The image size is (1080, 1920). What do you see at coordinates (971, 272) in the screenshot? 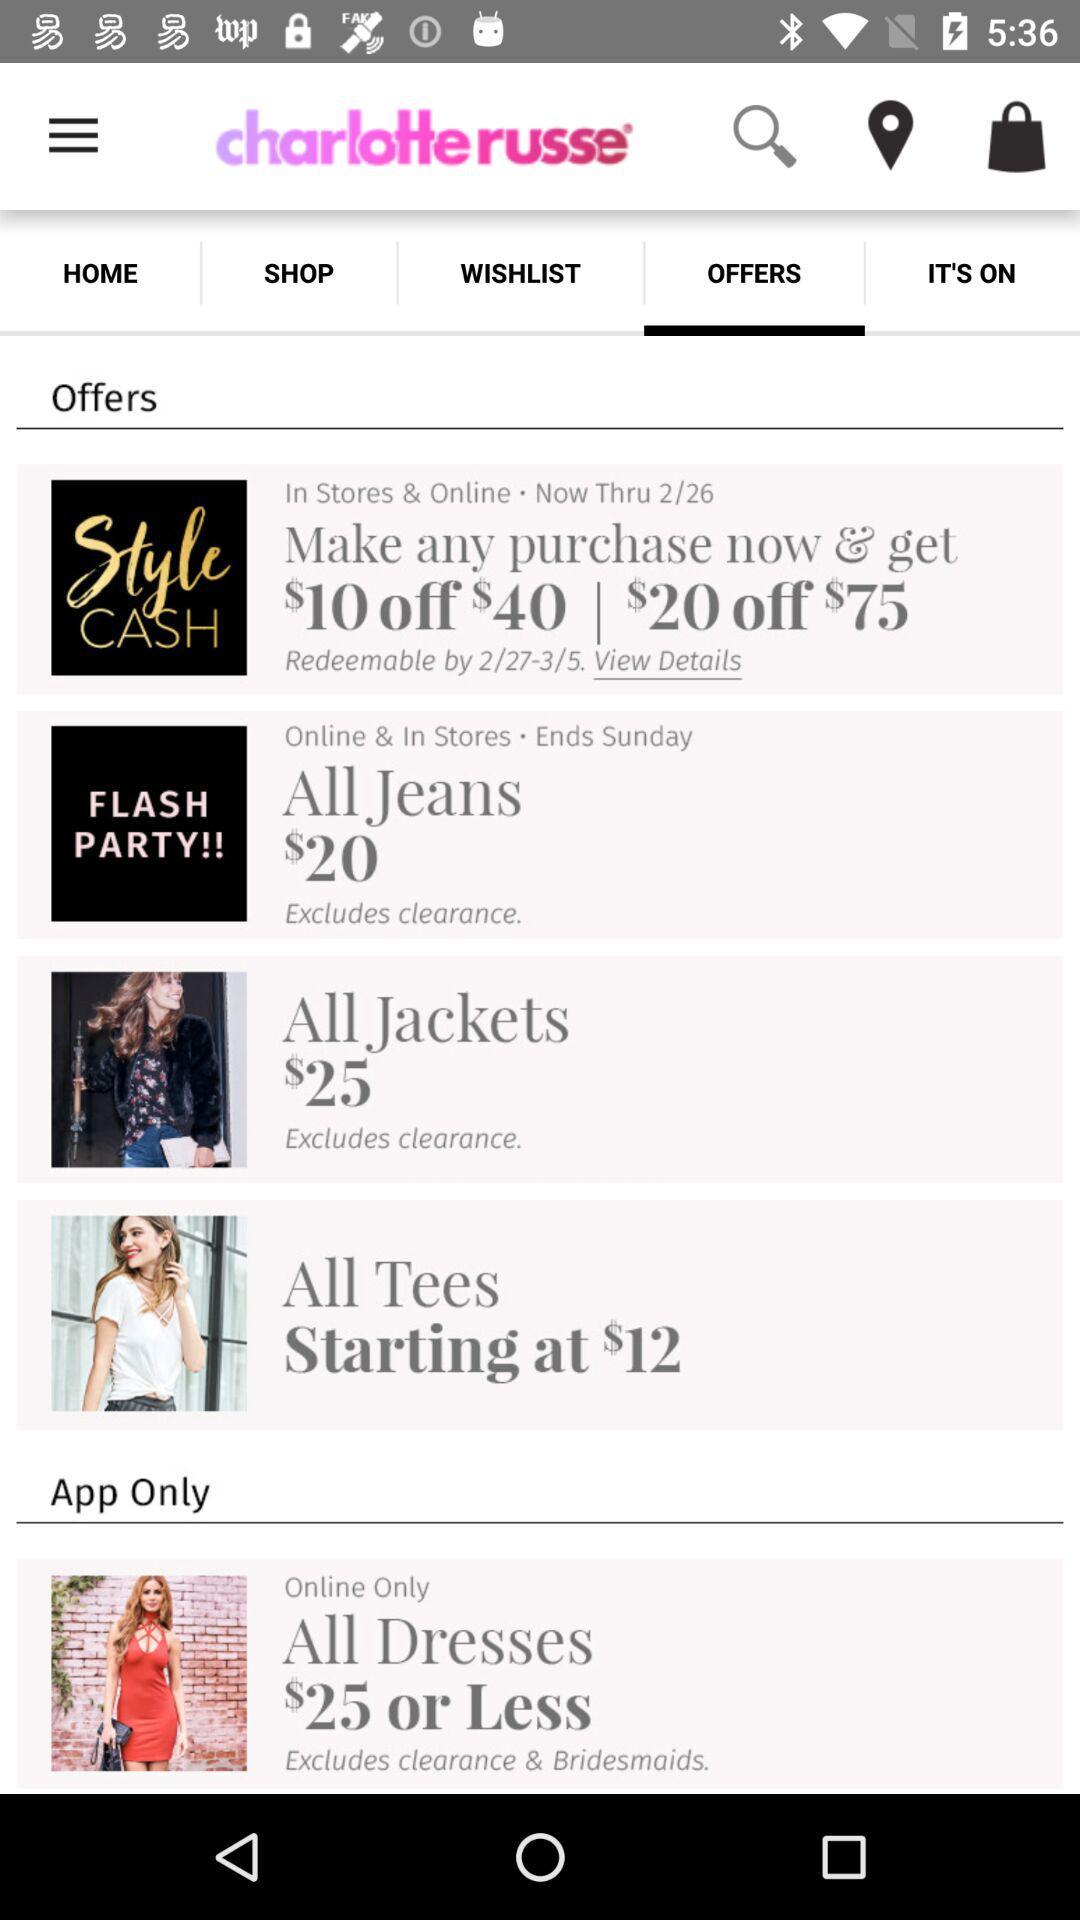
I see `it's on app` at bounding box center [971, 272].